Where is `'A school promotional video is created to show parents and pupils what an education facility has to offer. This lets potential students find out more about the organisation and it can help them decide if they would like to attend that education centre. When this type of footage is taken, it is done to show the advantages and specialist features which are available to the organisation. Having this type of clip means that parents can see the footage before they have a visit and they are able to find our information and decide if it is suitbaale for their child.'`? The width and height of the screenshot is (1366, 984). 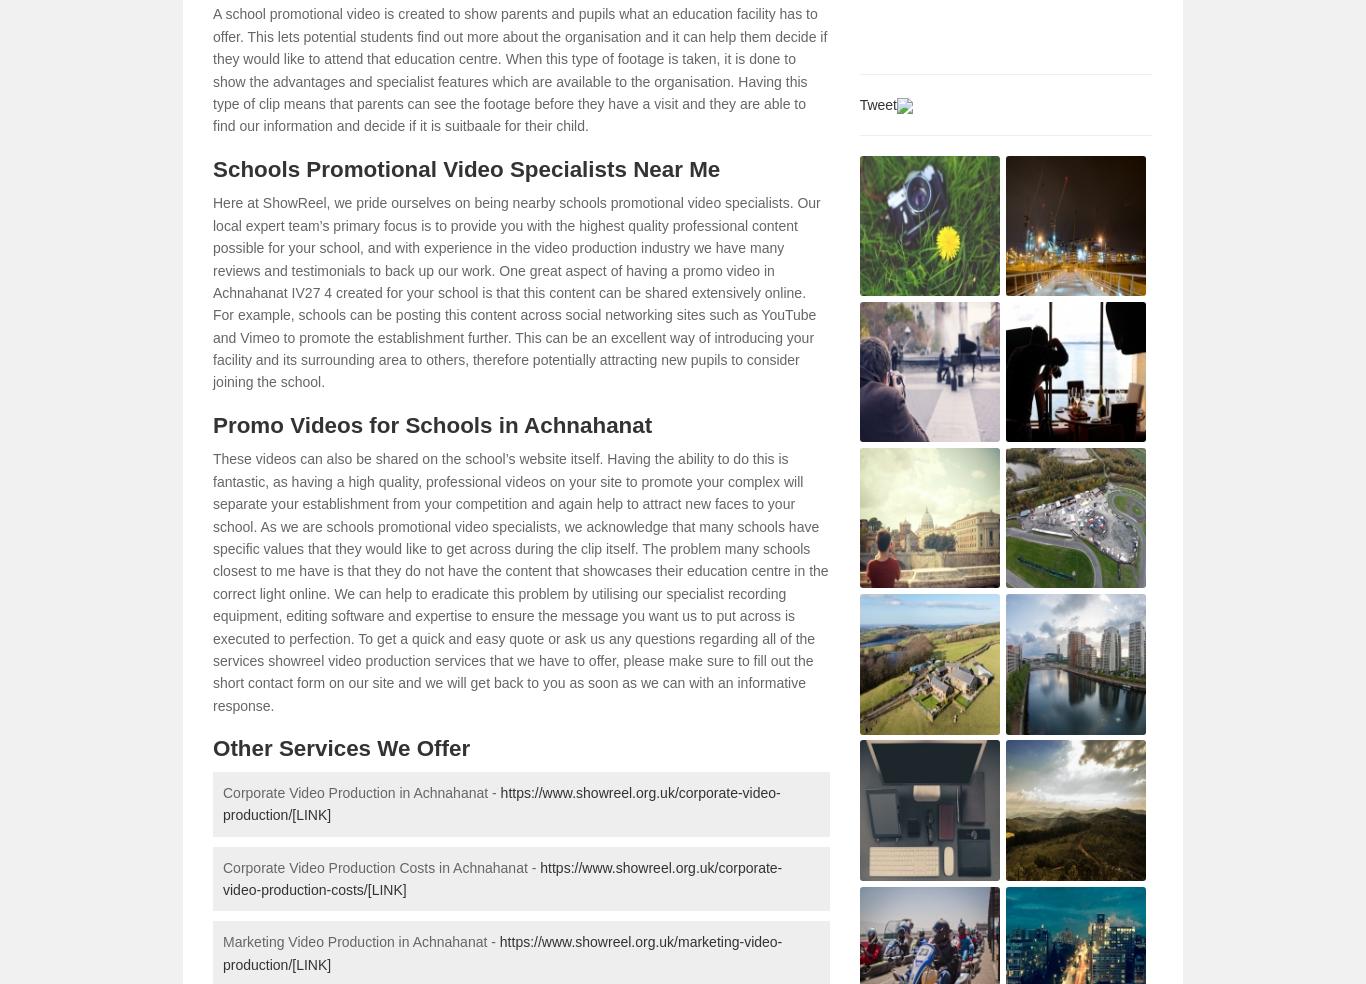
'A school promotional video is created to show parents and pupils what an education facility has to offer. This lets potential students find out more about the organisation and it can help them decide if they would like to attend that education centre. When this type of footage is taken, it is done to show the advantages and specialist features which are available to the organisation. Having this type of clip means that parents can see the footage before they have a visit and they are able to find our information and decide if it is suitbaale for their child.' is located at coordinates (520, 68).